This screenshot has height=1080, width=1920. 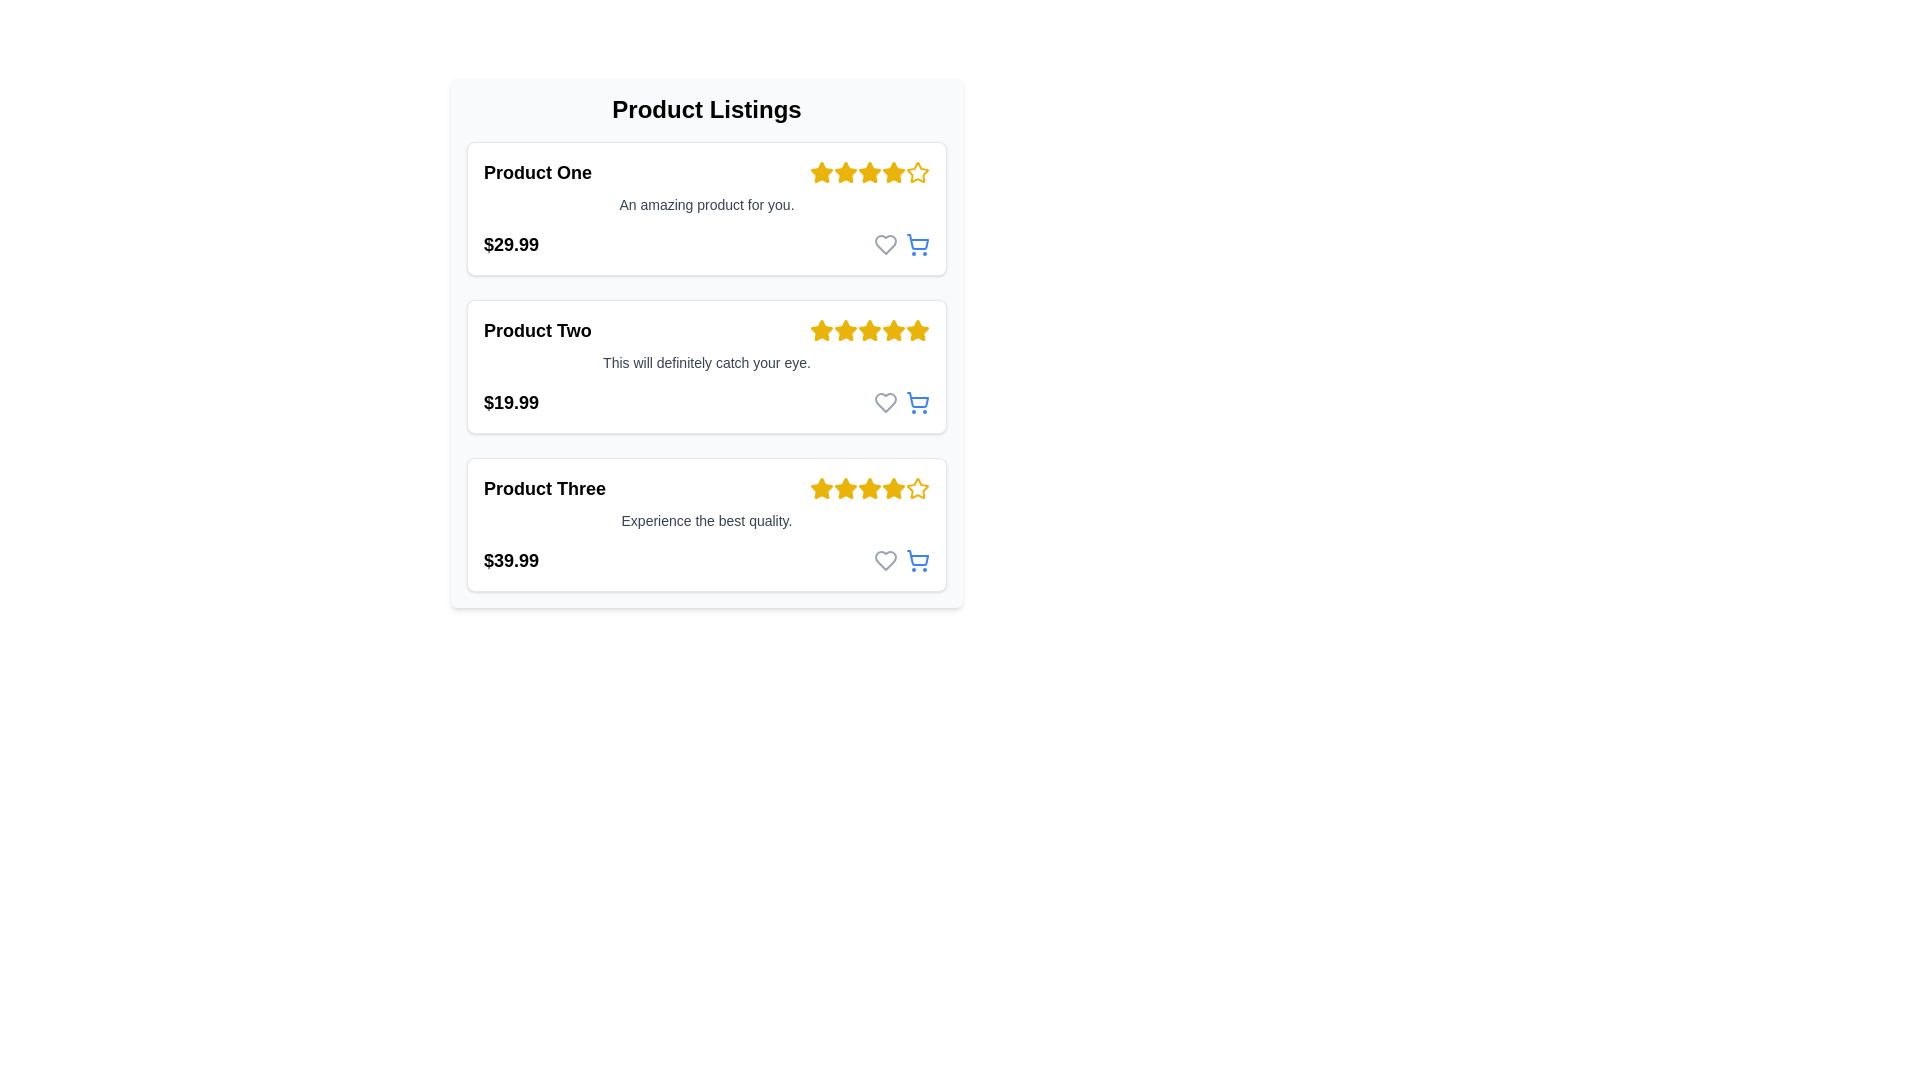 What do you see at coordinates (892, 488) in the screenshot?
I see `across the five star-shaped rating icons` at bounding box center [892, 488].